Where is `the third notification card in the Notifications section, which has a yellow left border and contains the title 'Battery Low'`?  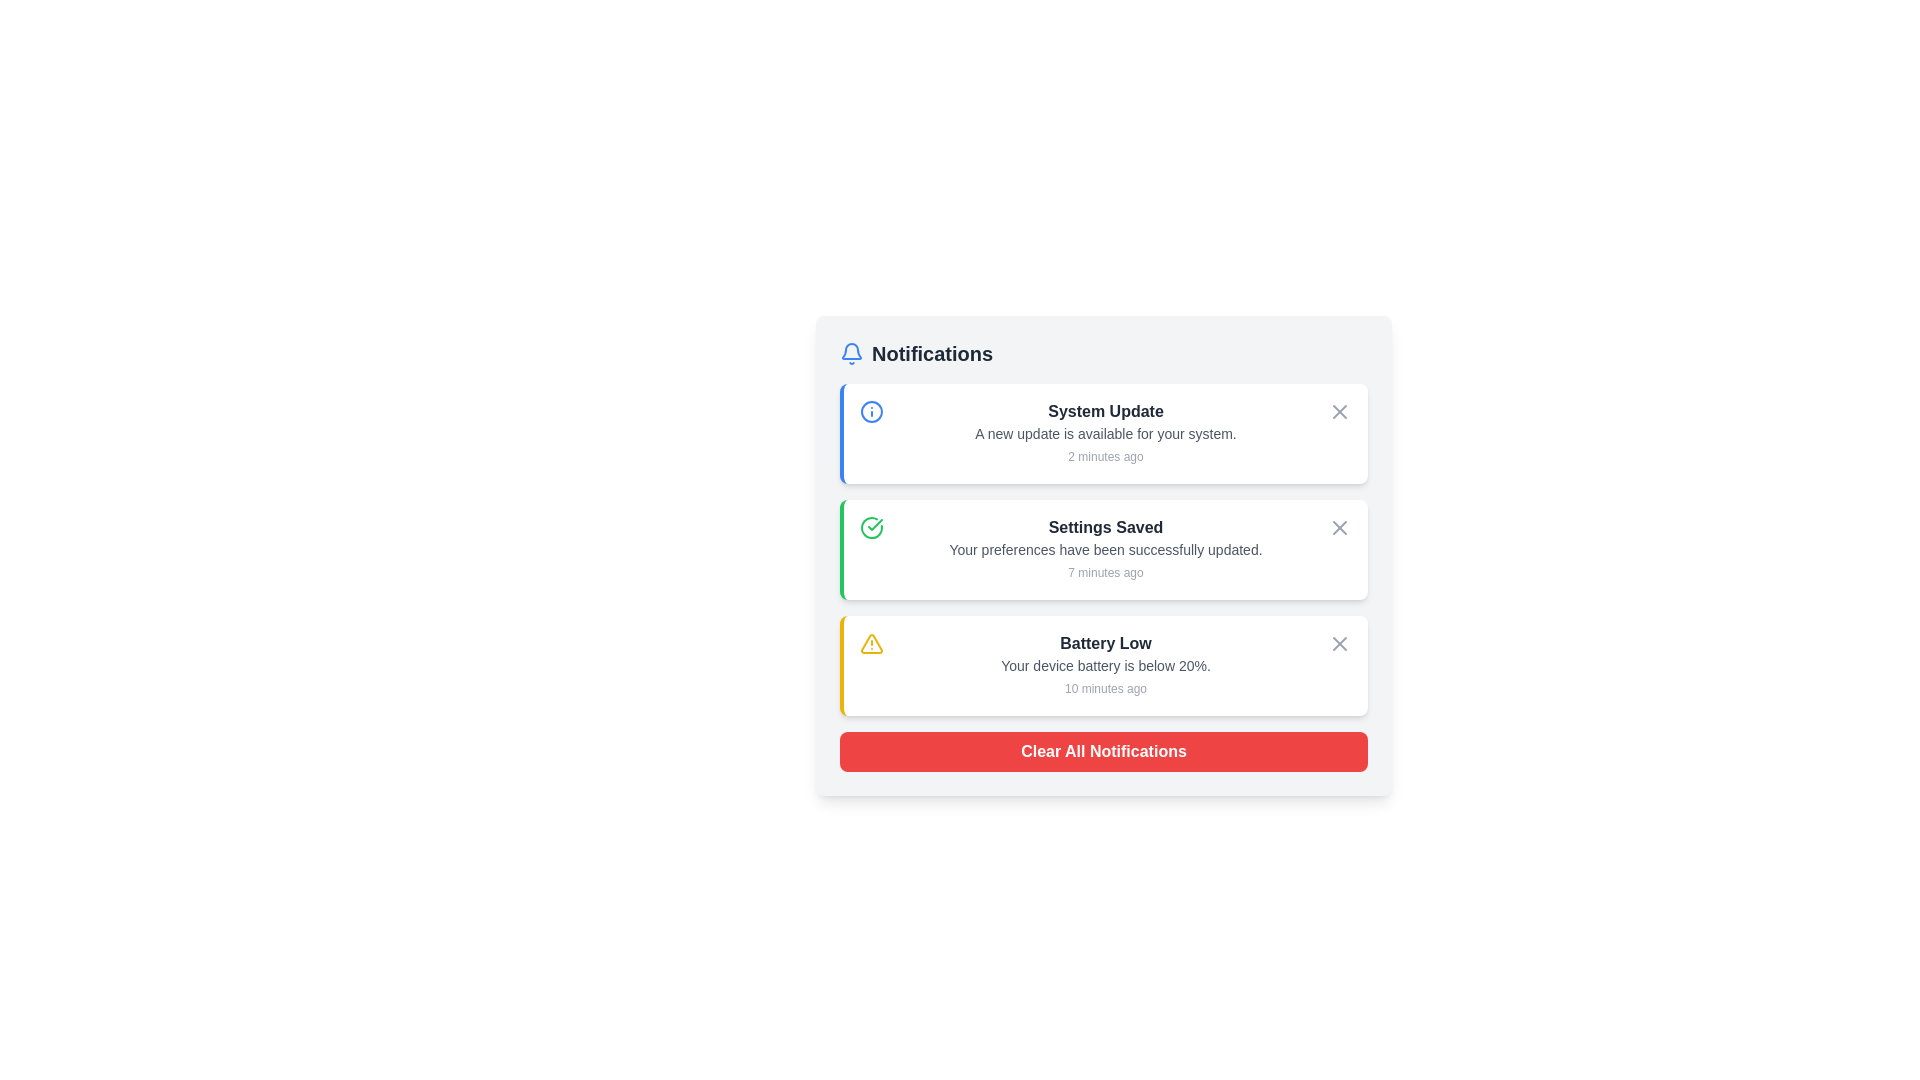
the third notification card in the Notifications section, which has a yellow left border and contains the title 'Battery Low' is located at coordinates (1103, 666).